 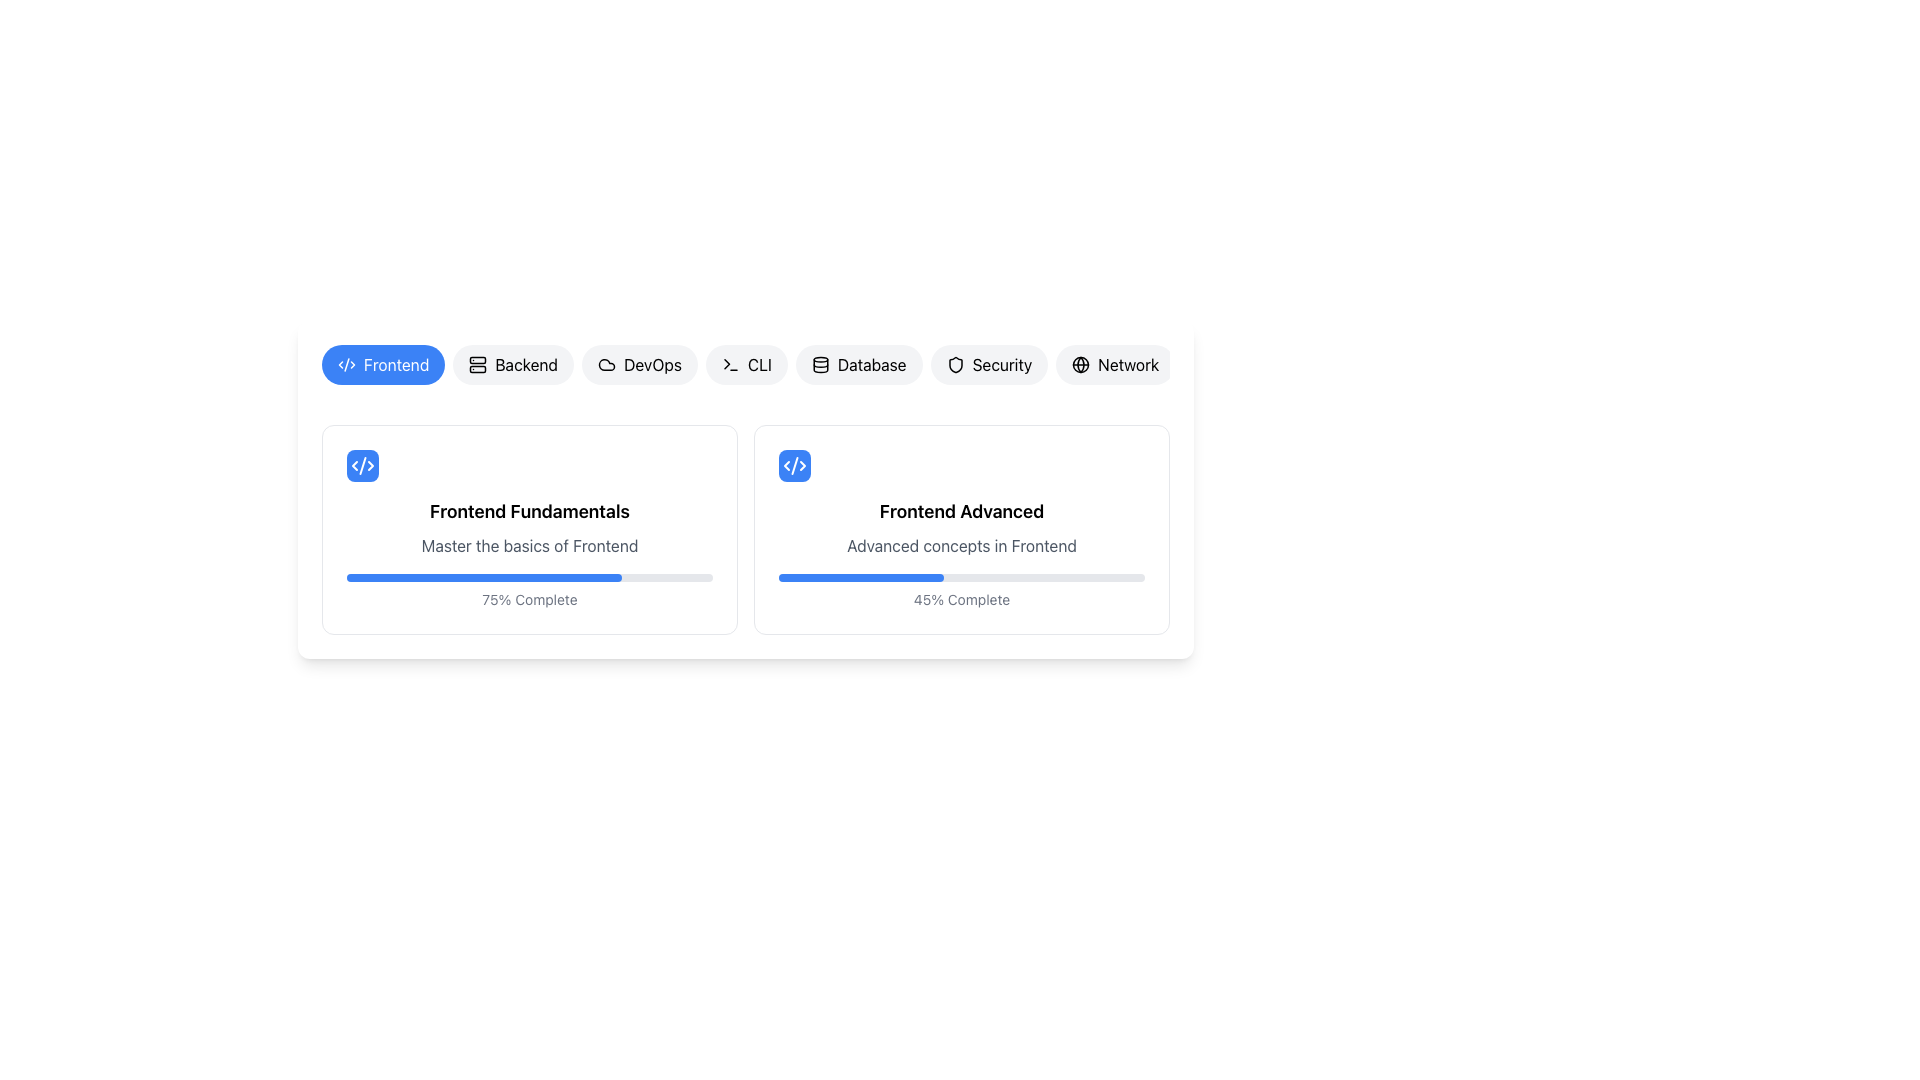 I want to click on the 'Frontend' button located at the top left of the button row, so click(x=383, y=365).